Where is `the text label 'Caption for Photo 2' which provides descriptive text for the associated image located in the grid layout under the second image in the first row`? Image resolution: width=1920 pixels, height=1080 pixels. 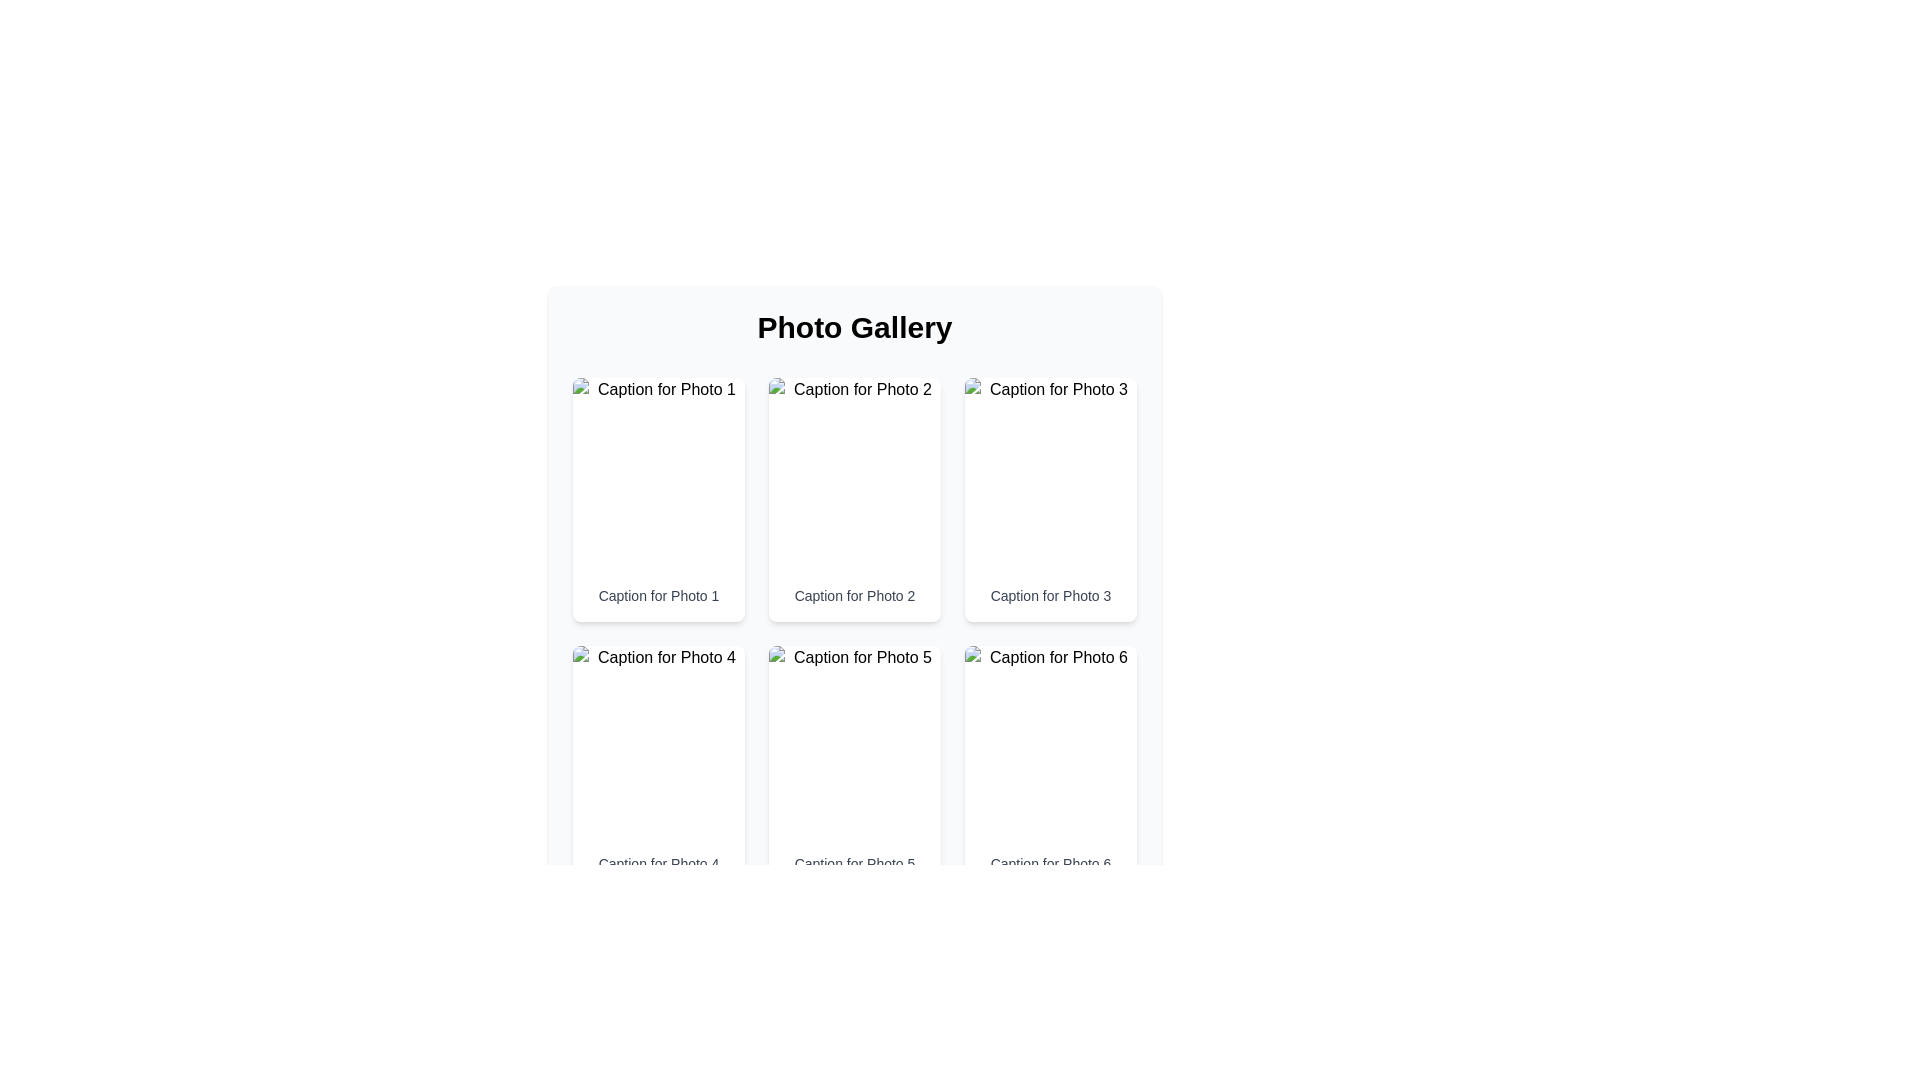 the text label 'Caption for Photo 2' which provides descriptive text for the associated image located in the grid layout under the second image in the first row is located at coordinates (854, 595).